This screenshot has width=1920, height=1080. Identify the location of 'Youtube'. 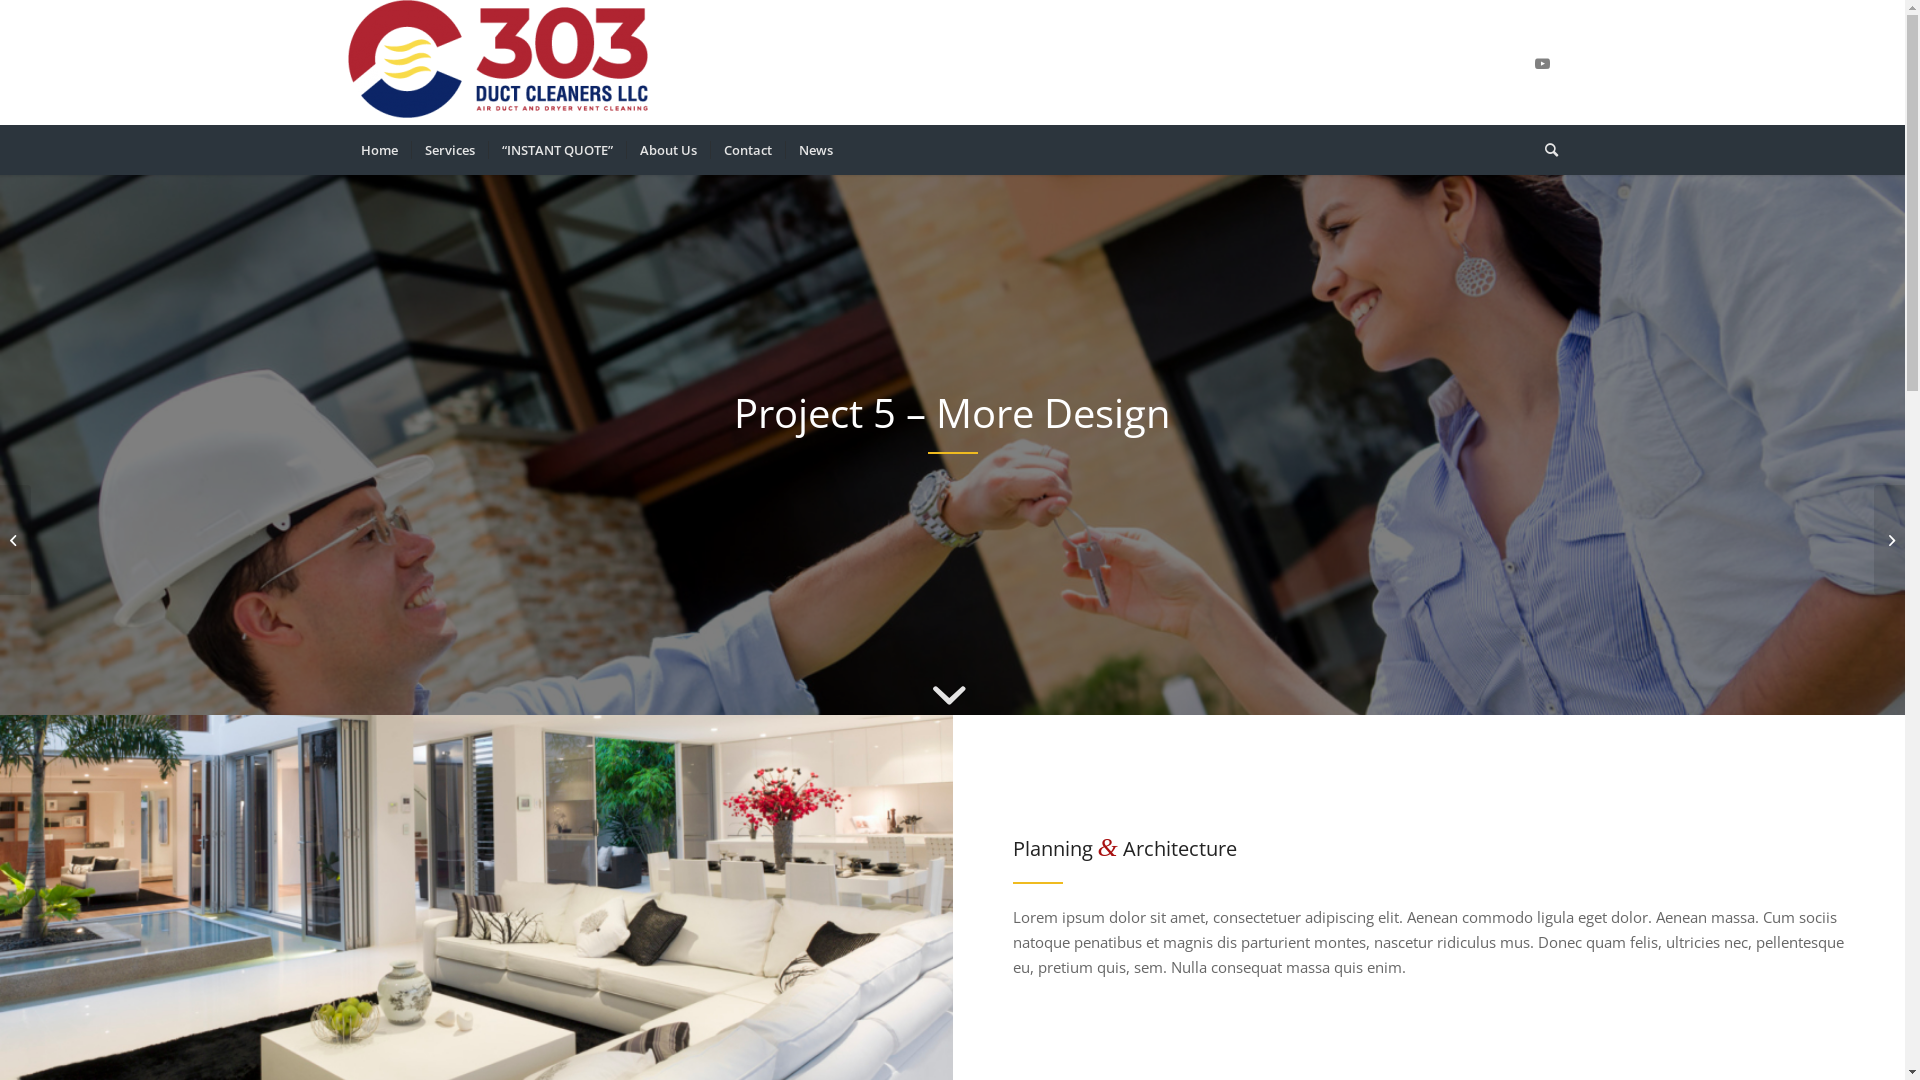
(1541, 61).